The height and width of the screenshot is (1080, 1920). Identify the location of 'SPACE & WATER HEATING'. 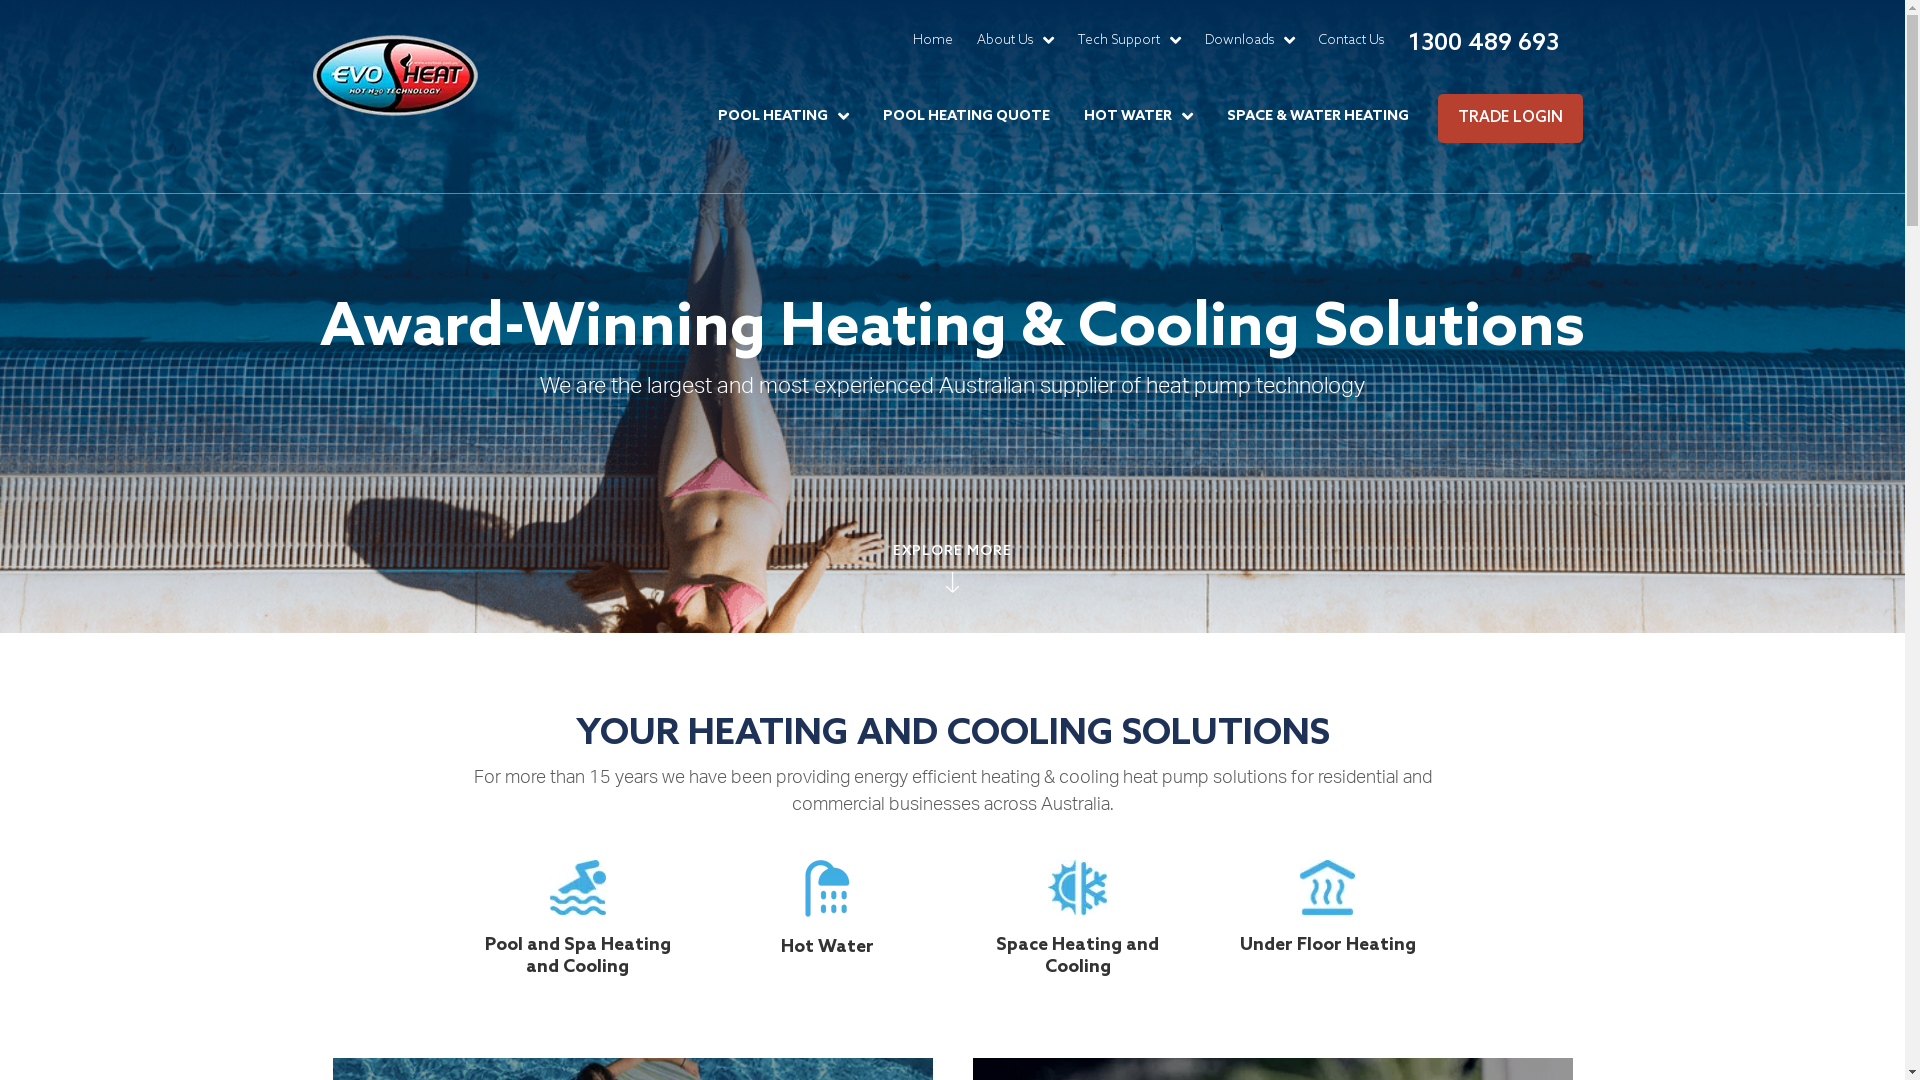
(1316, 116).